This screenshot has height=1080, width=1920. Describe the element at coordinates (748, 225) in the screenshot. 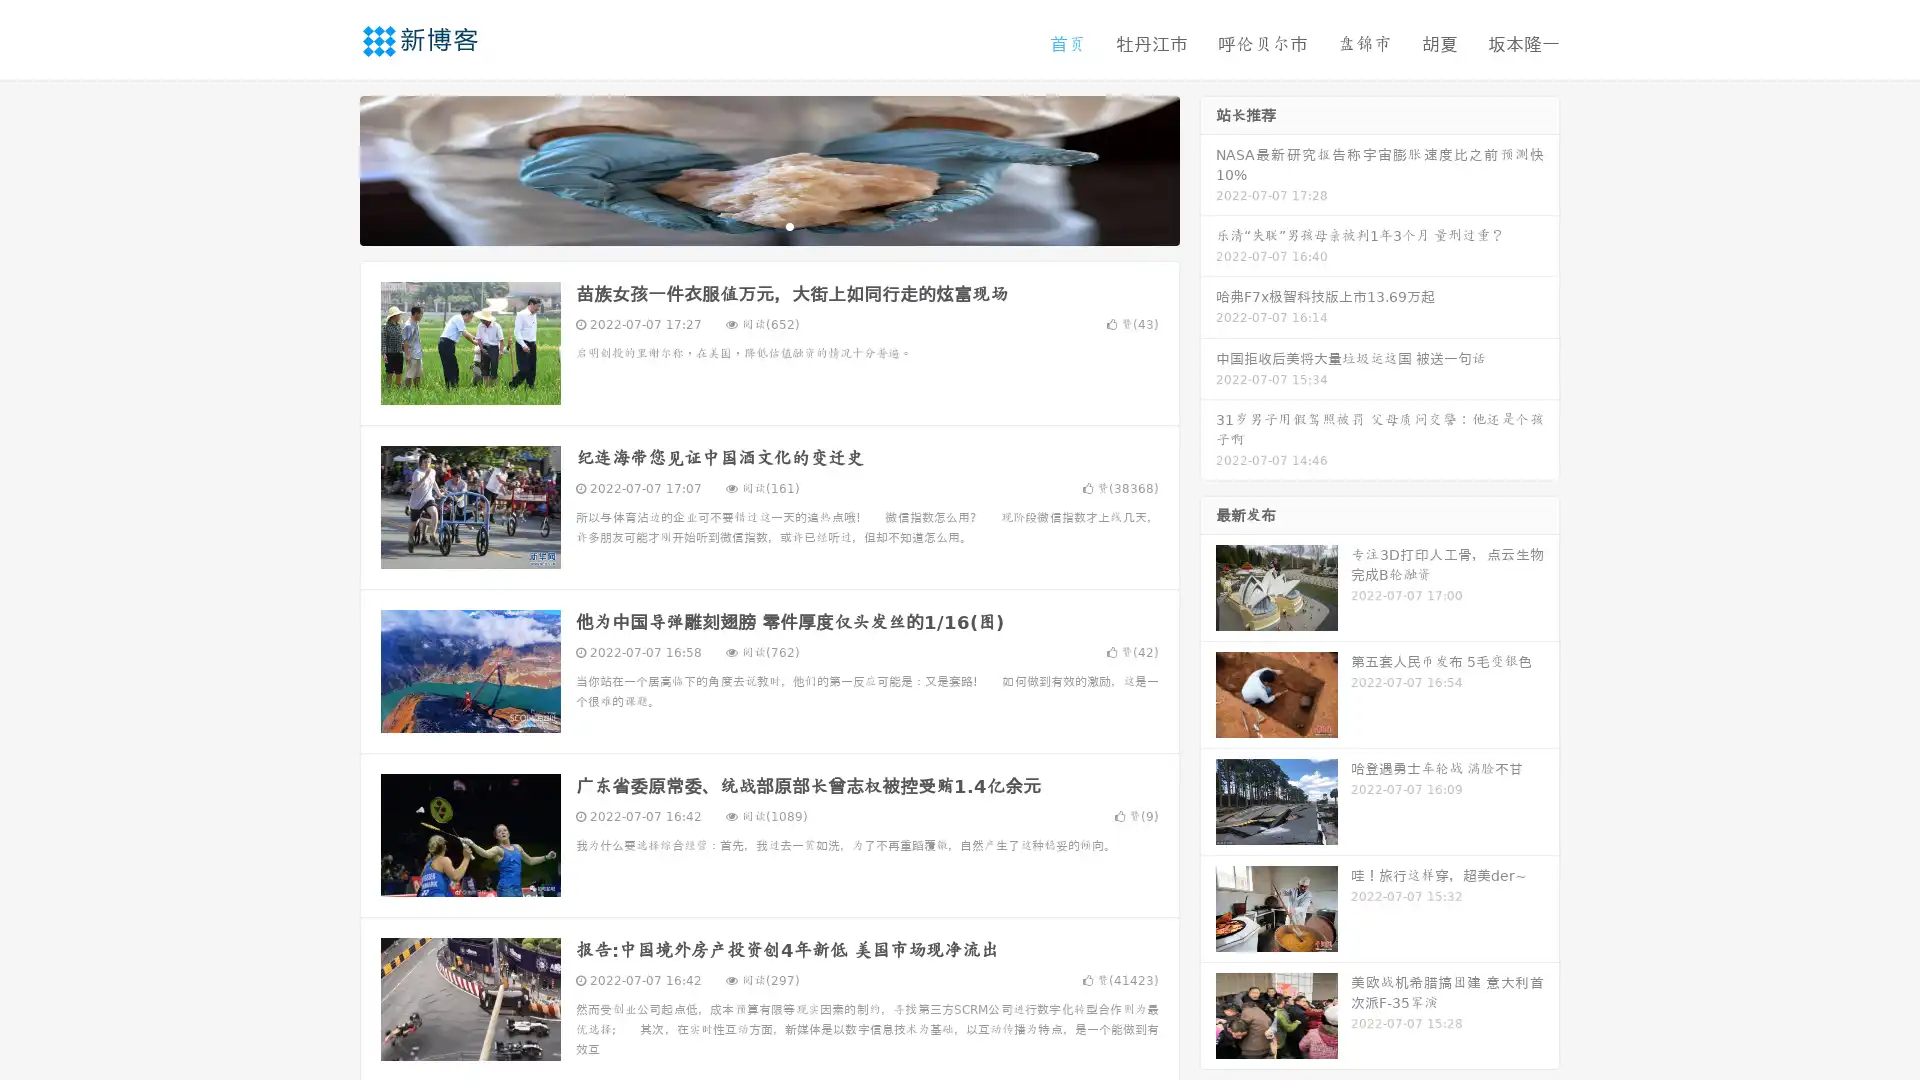

I see `Go to slide 1` at that location.